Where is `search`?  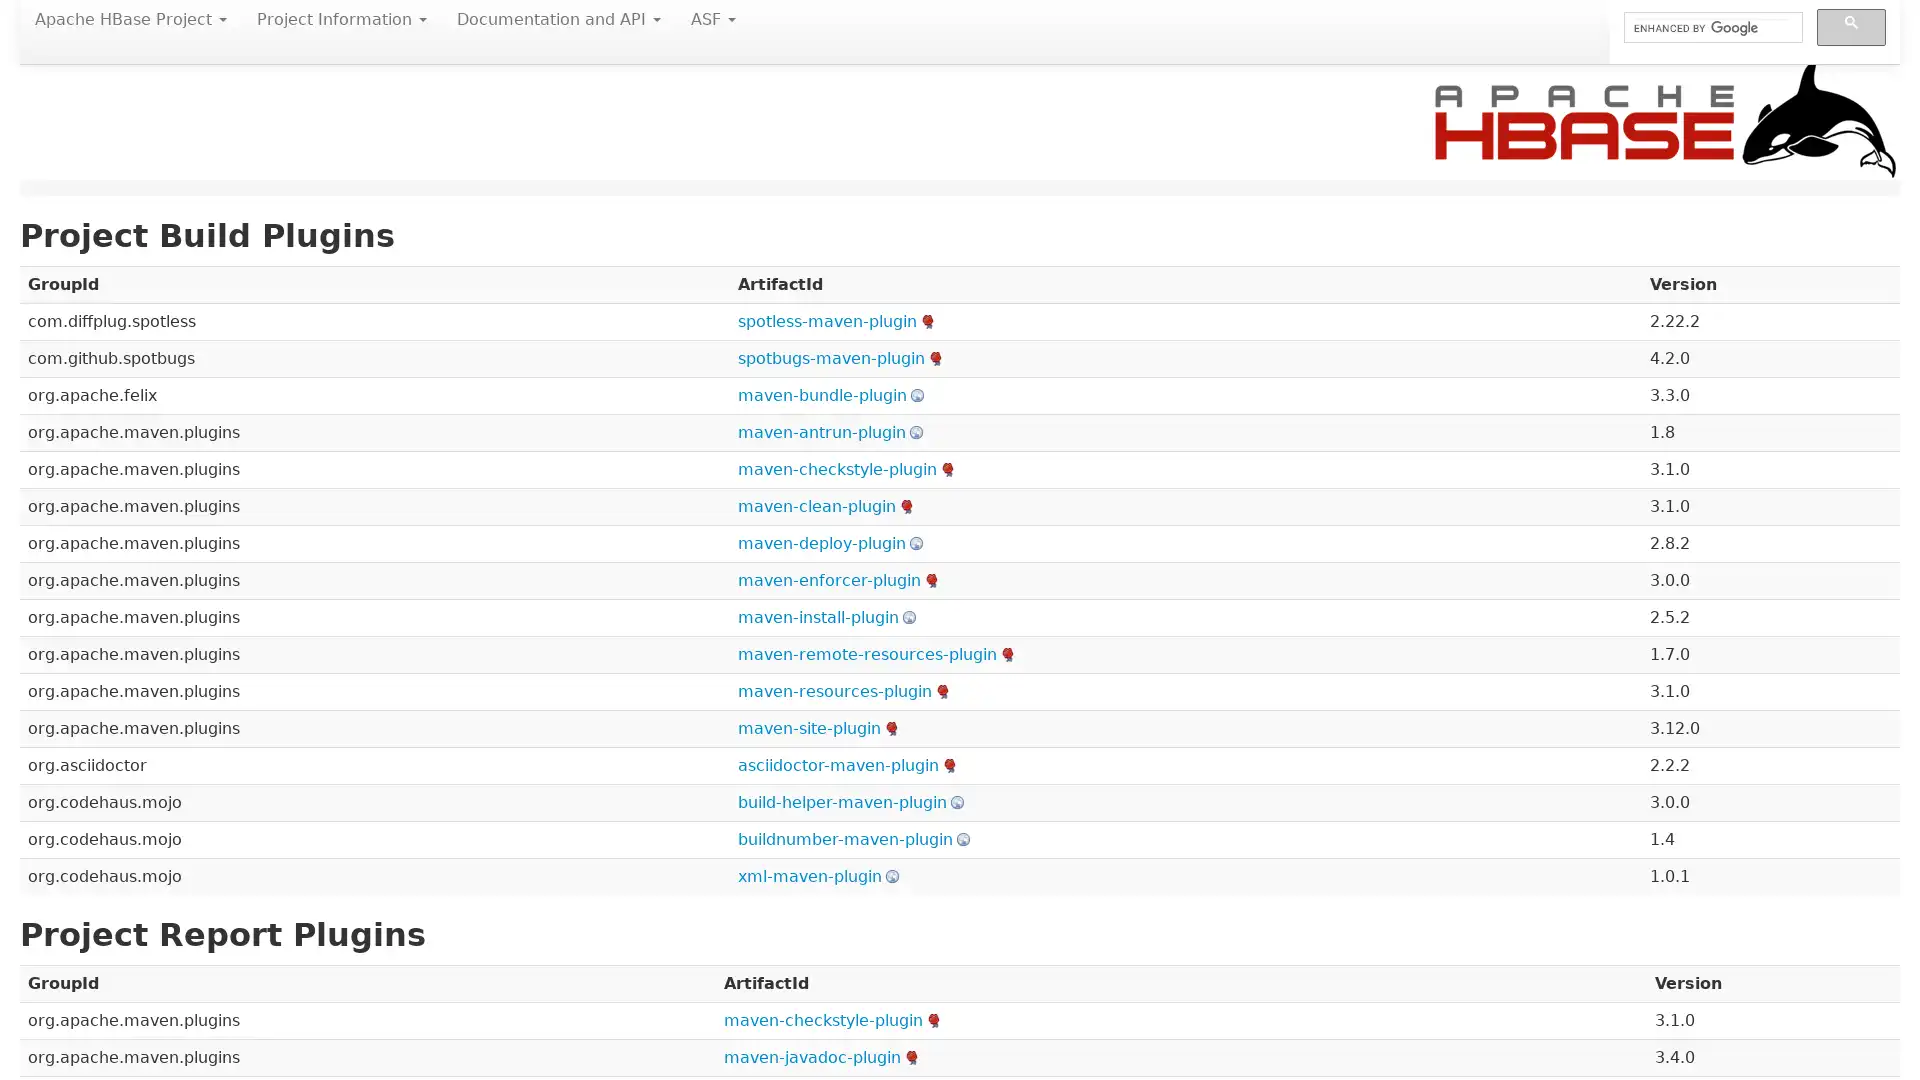 search is located at coordinates (1850, 27).